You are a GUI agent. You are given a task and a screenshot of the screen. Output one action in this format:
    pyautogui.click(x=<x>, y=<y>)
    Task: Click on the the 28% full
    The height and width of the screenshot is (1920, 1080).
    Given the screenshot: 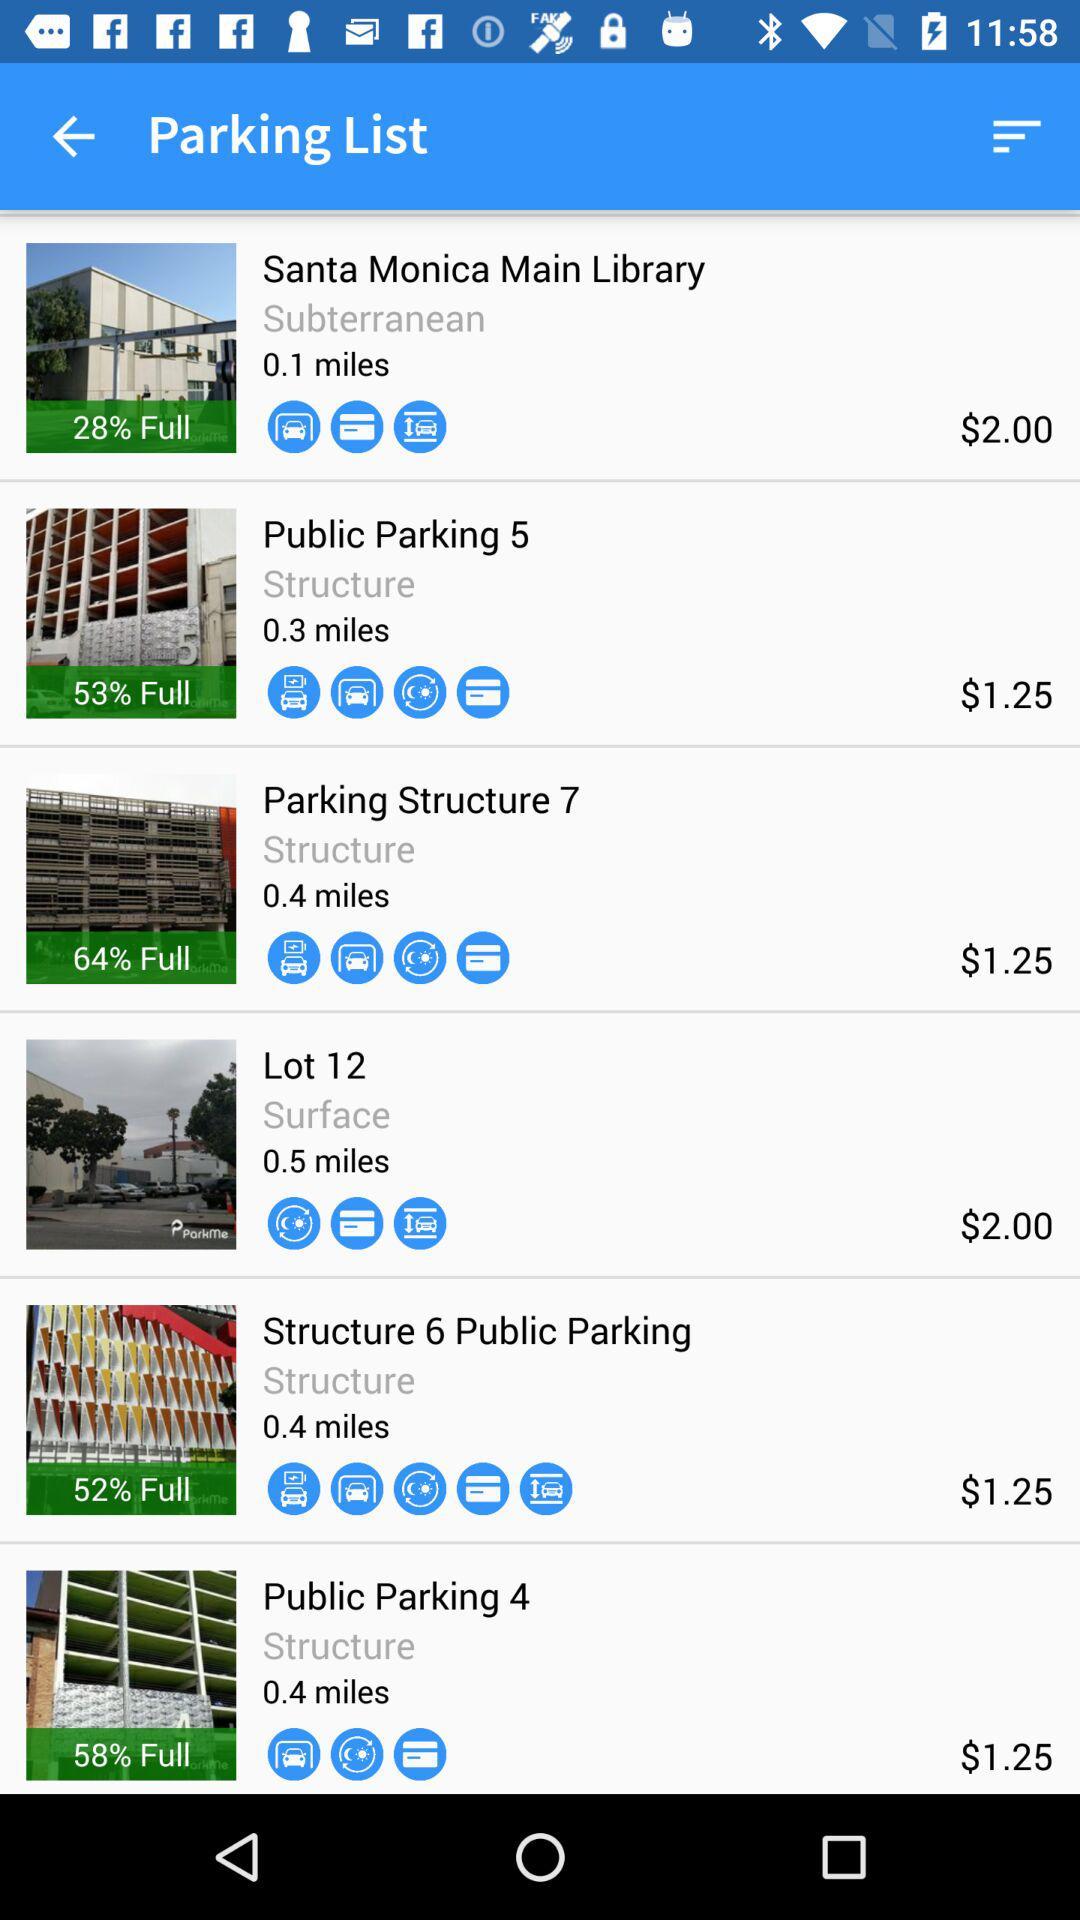 What is the action you would take?
    pyautogui.click(x=131, y=425)
    